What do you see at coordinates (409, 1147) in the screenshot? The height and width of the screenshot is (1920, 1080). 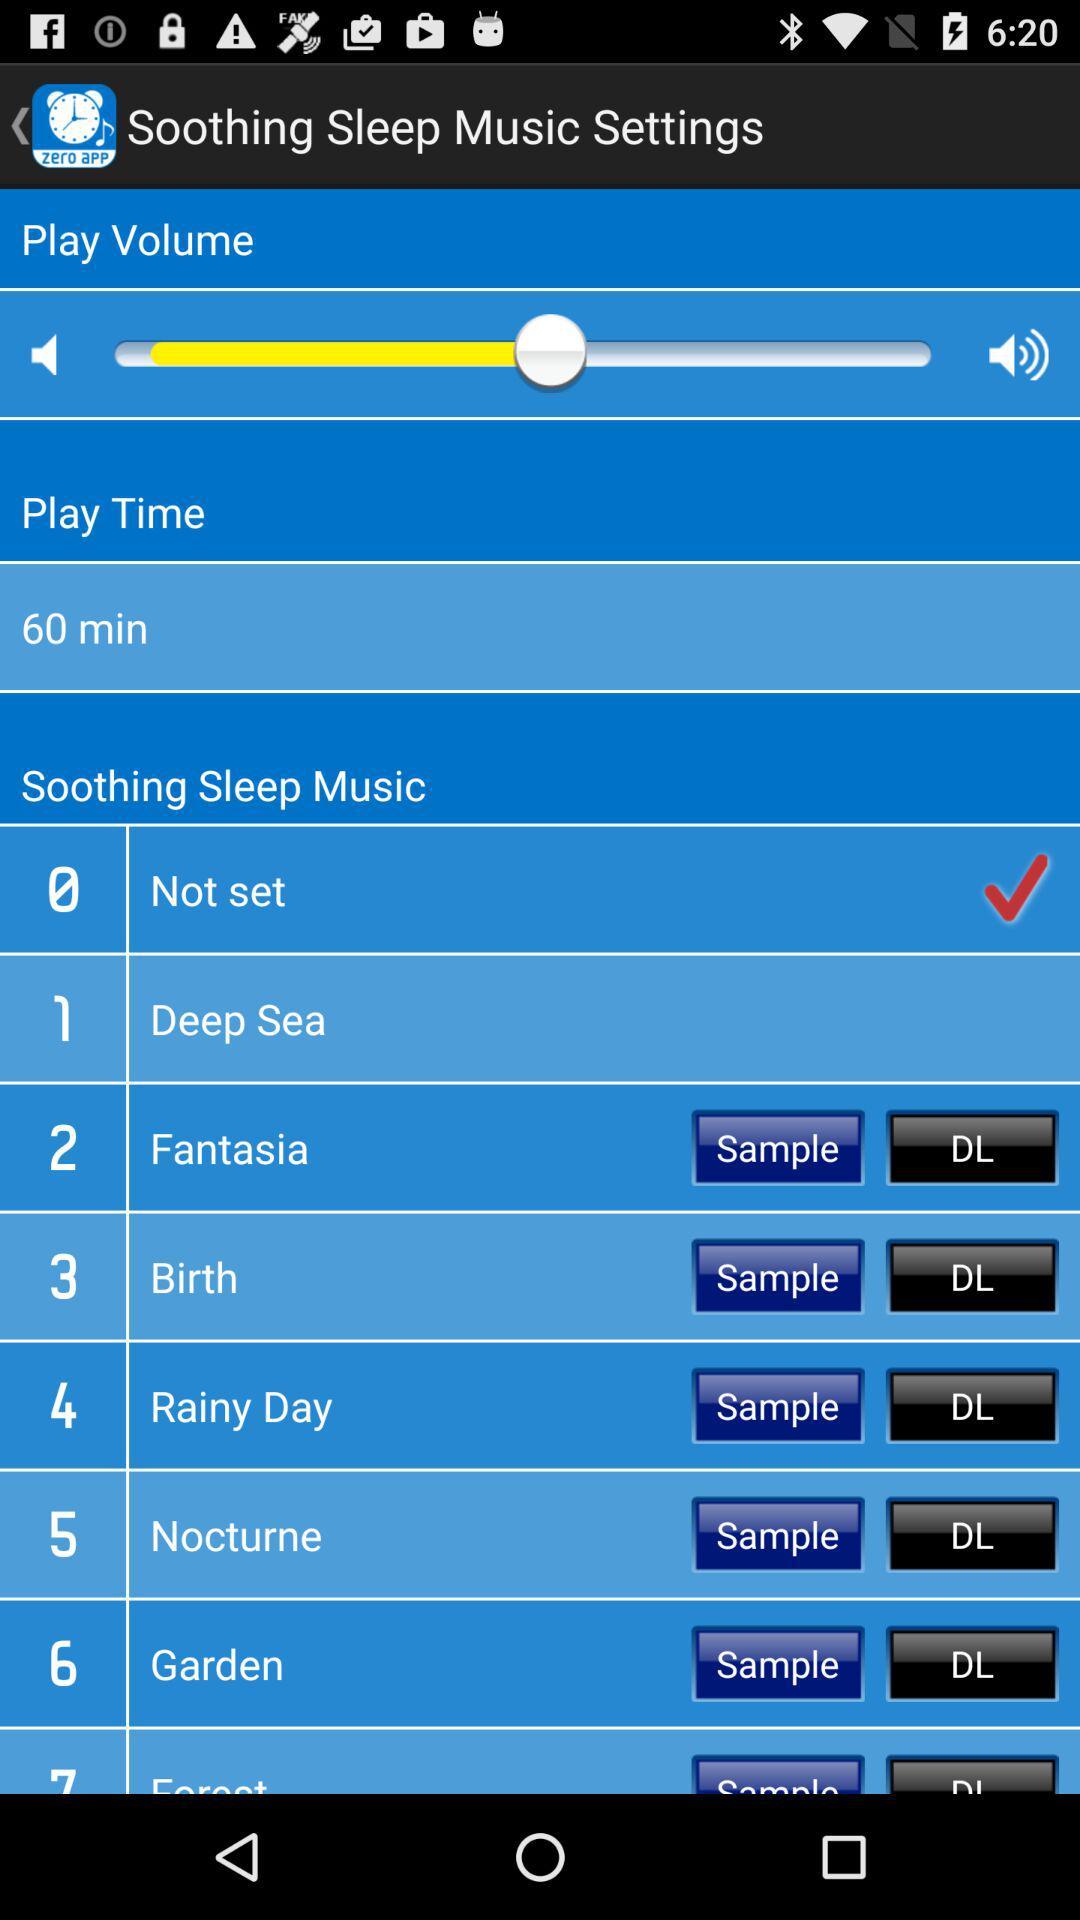 I see `the icon next to the sample icon` at bounding box center [409, 1147].